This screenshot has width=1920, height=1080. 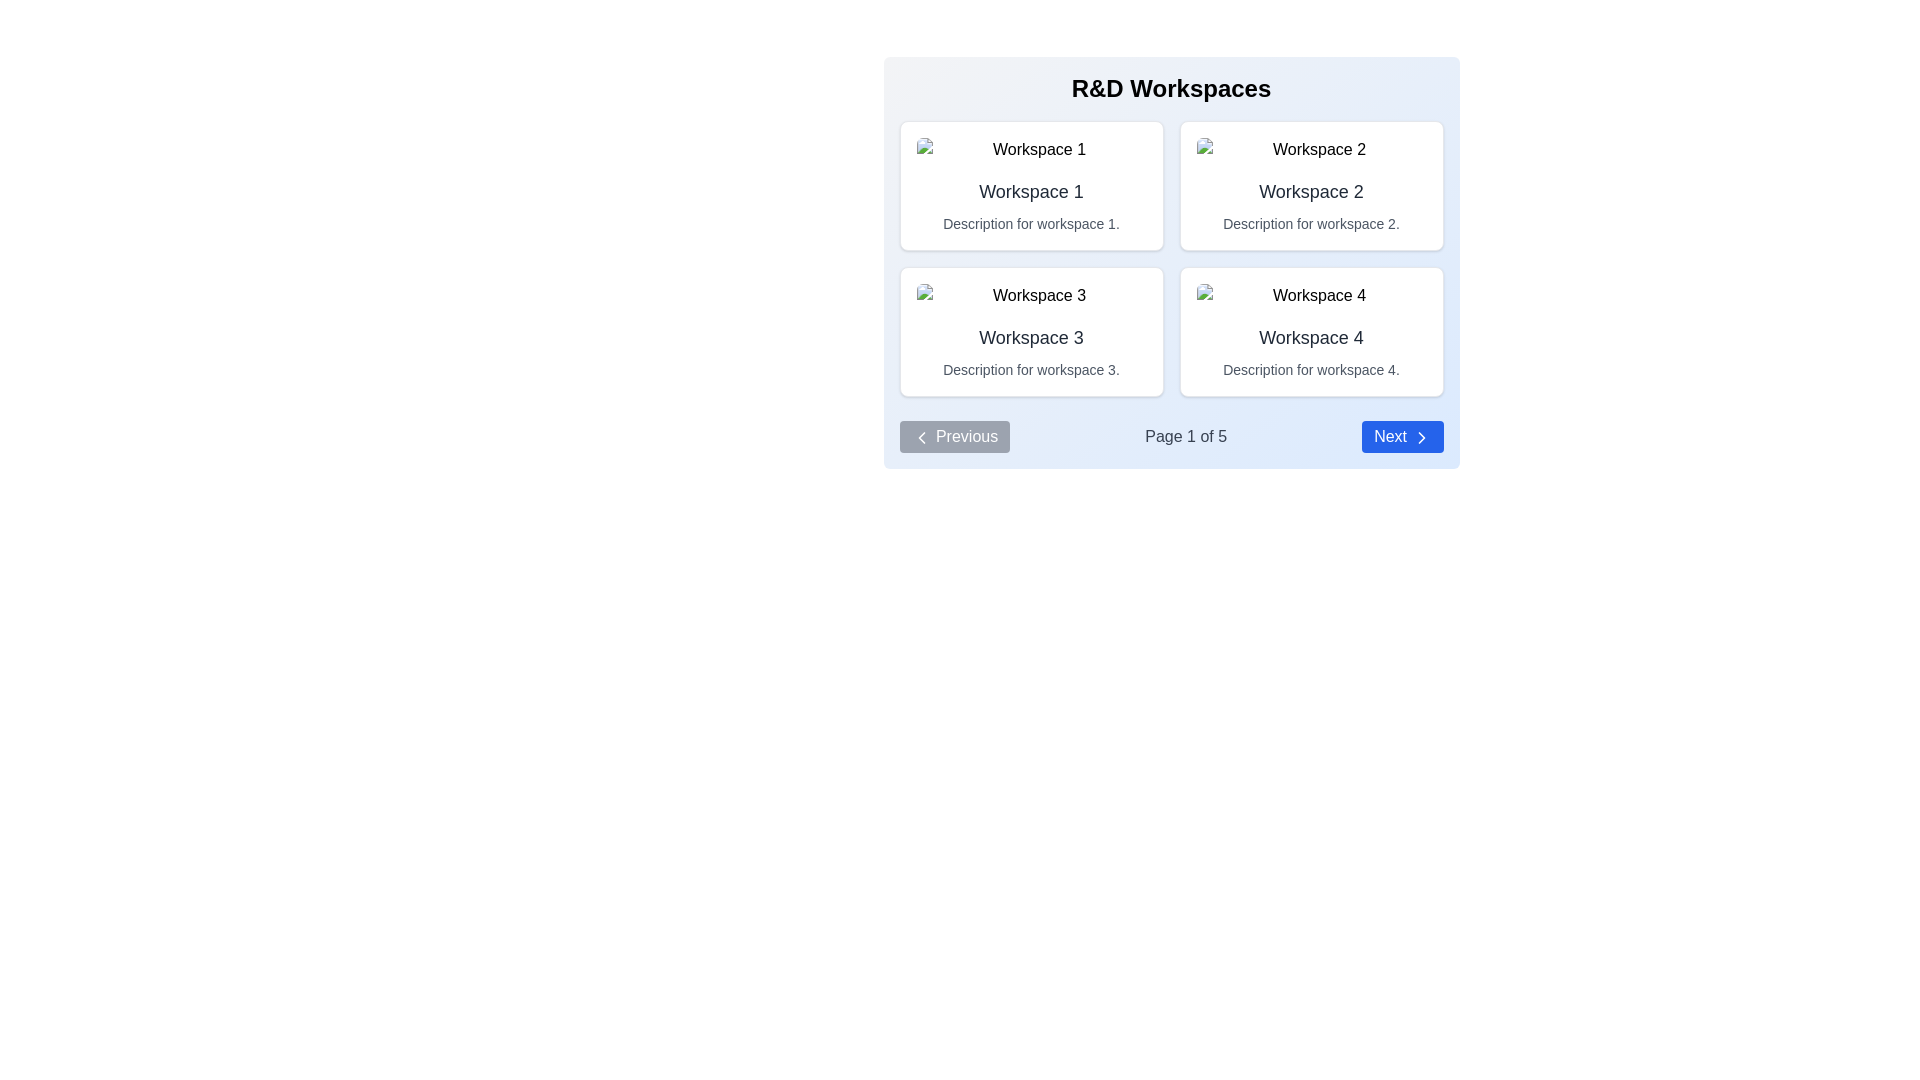 I want to click on the text label displaying 'Page 1 of 5', which is located centrally in the pagination bar between the 'Previous' and 'Next' buttons, so click(x=1186, y=435).